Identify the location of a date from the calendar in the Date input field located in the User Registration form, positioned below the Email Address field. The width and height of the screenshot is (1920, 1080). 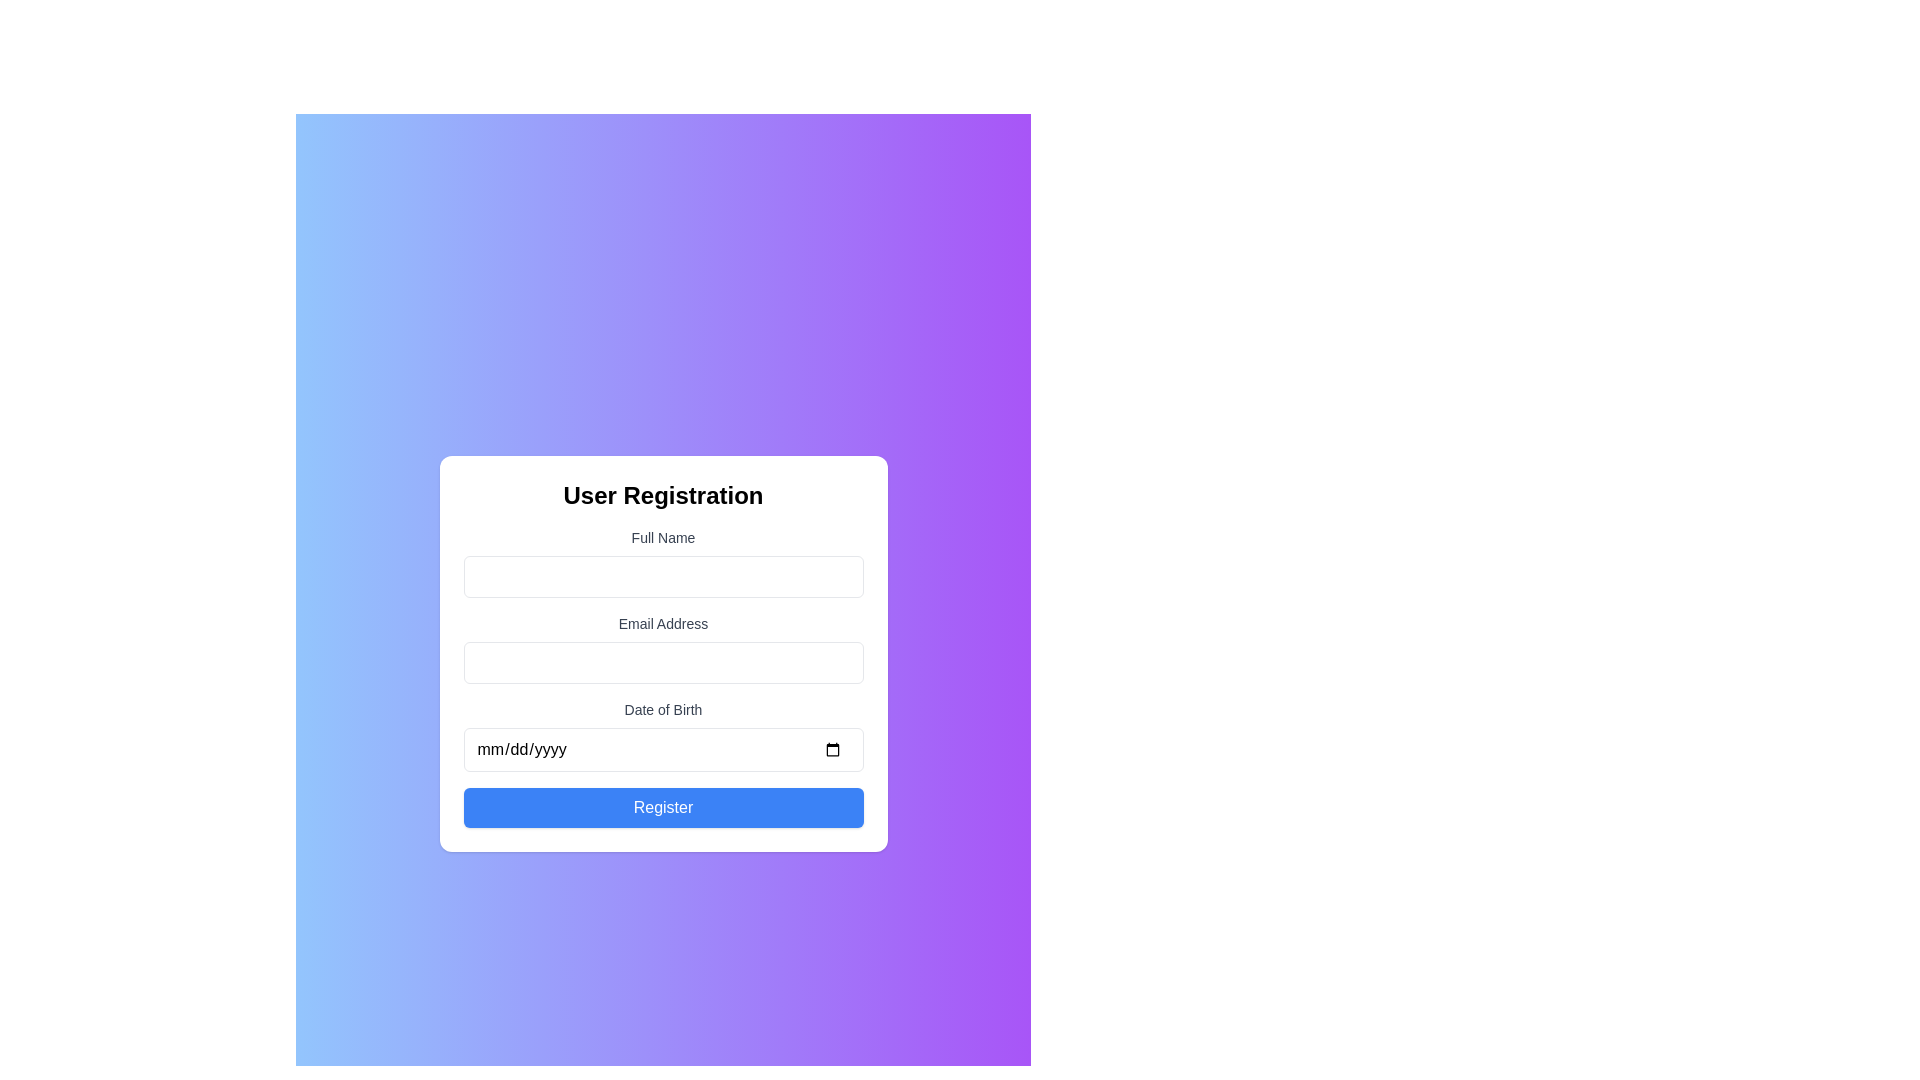
(663, 736).